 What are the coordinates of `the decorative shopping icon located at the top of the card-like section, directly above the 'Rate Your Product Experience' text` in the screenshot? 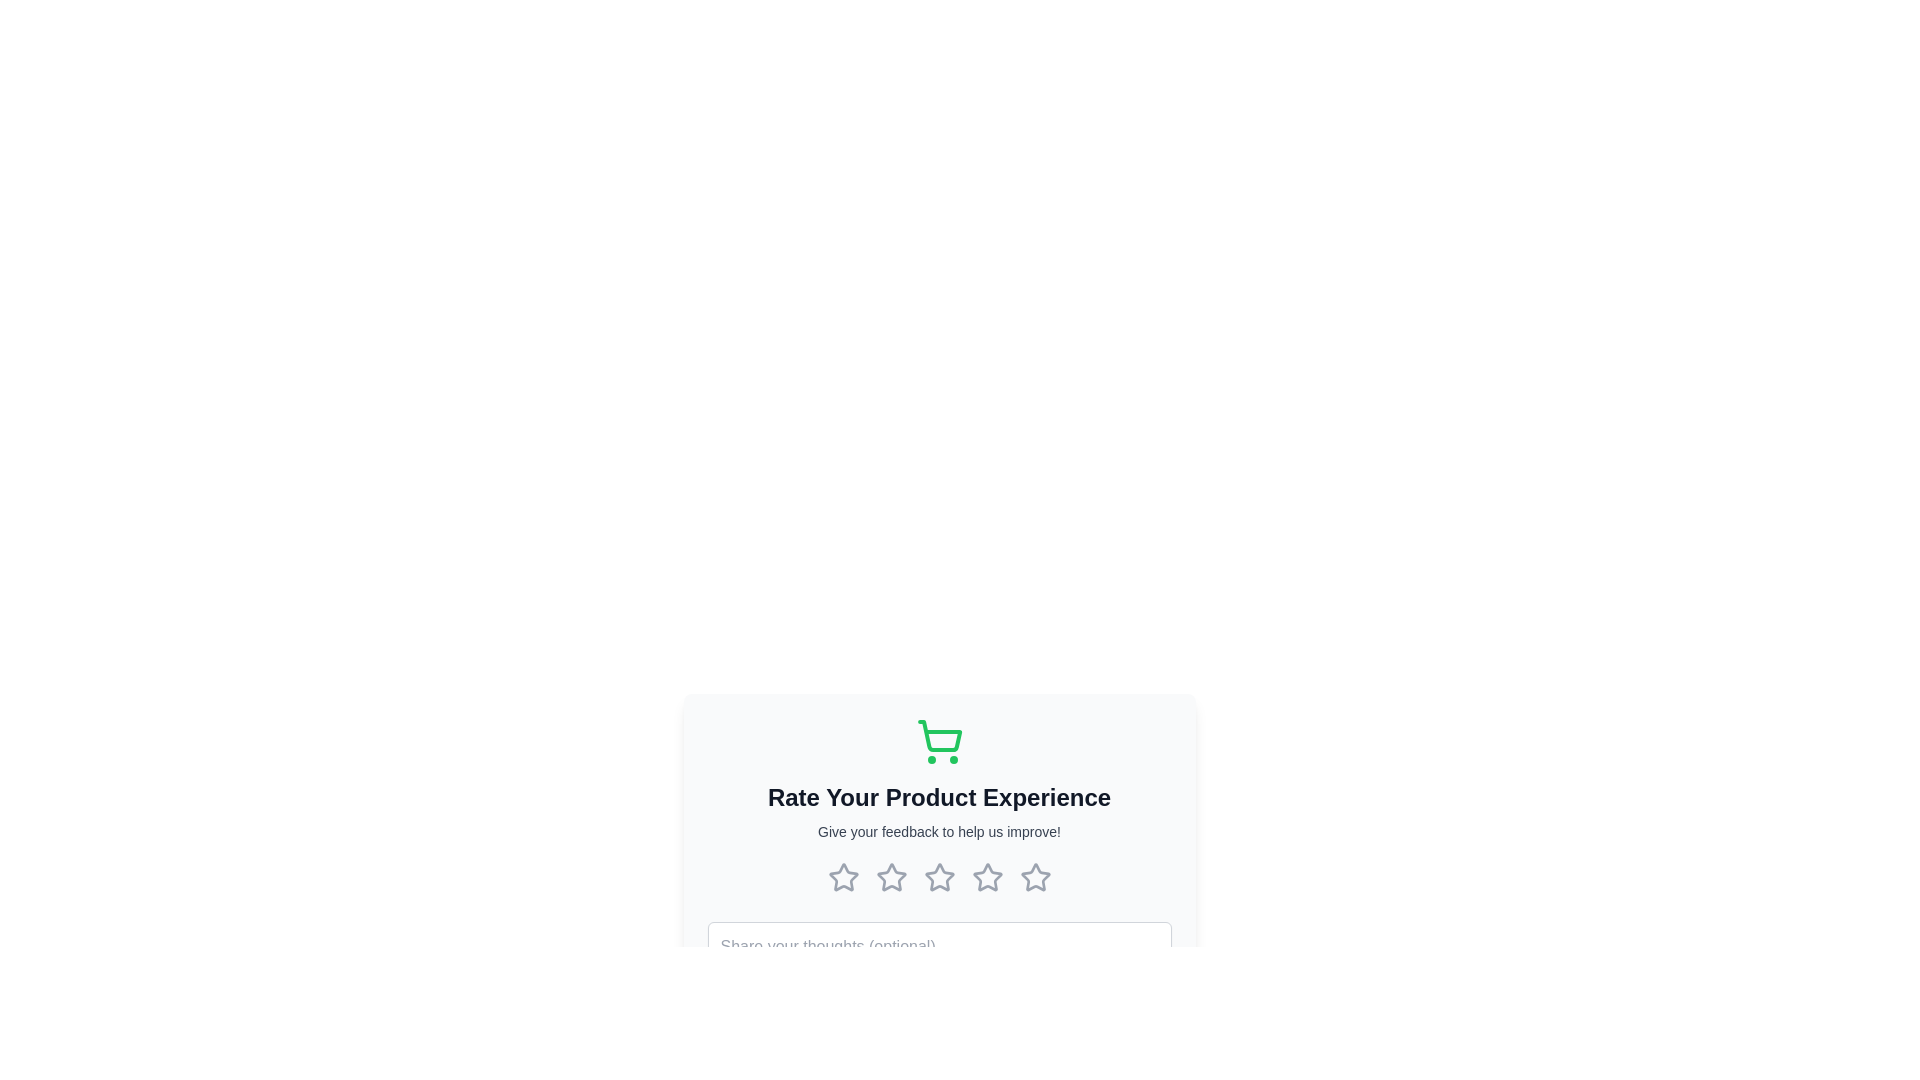 It's located at (938, 741).